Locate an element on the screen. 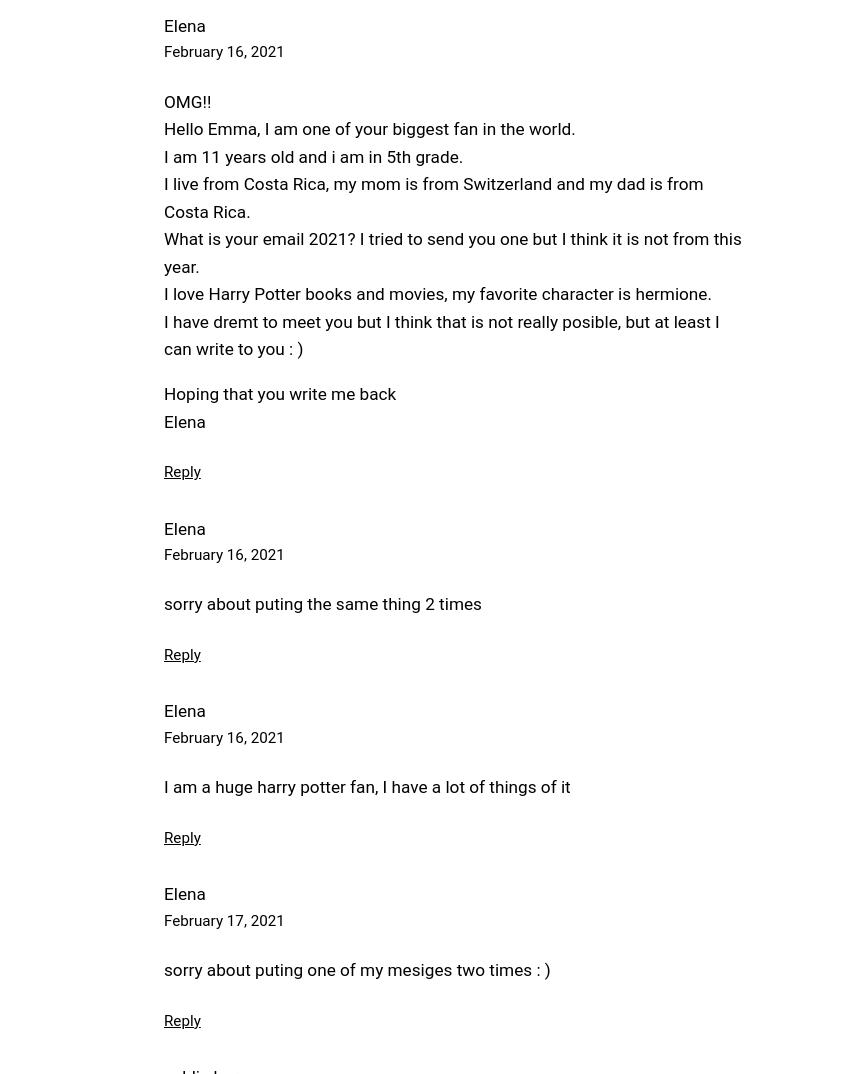 The width and height of the screenshot is (850, 1074). 'February 17, 2021' is located at coordinates (223, 919).